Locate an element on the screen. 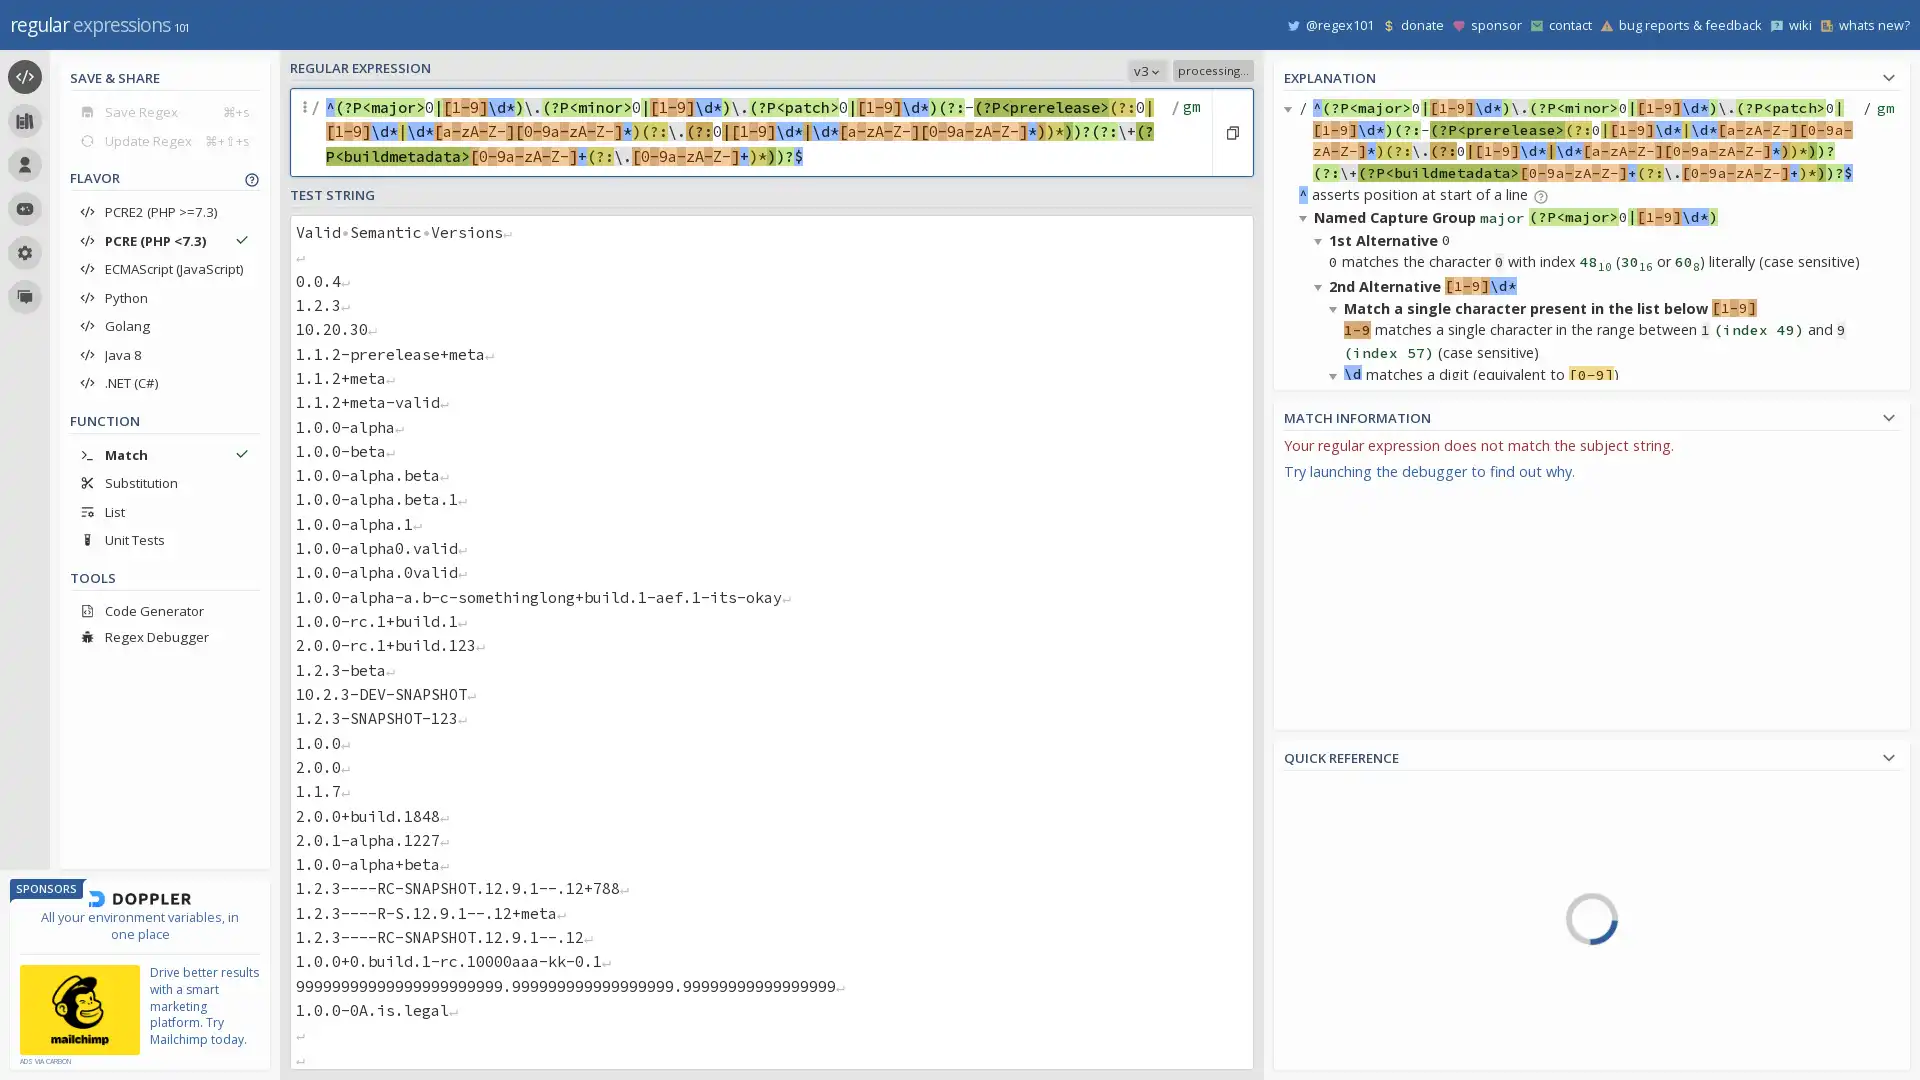 The image size is (1920, 1080). Collapse Subtree is located at coordinates (1321, 285).